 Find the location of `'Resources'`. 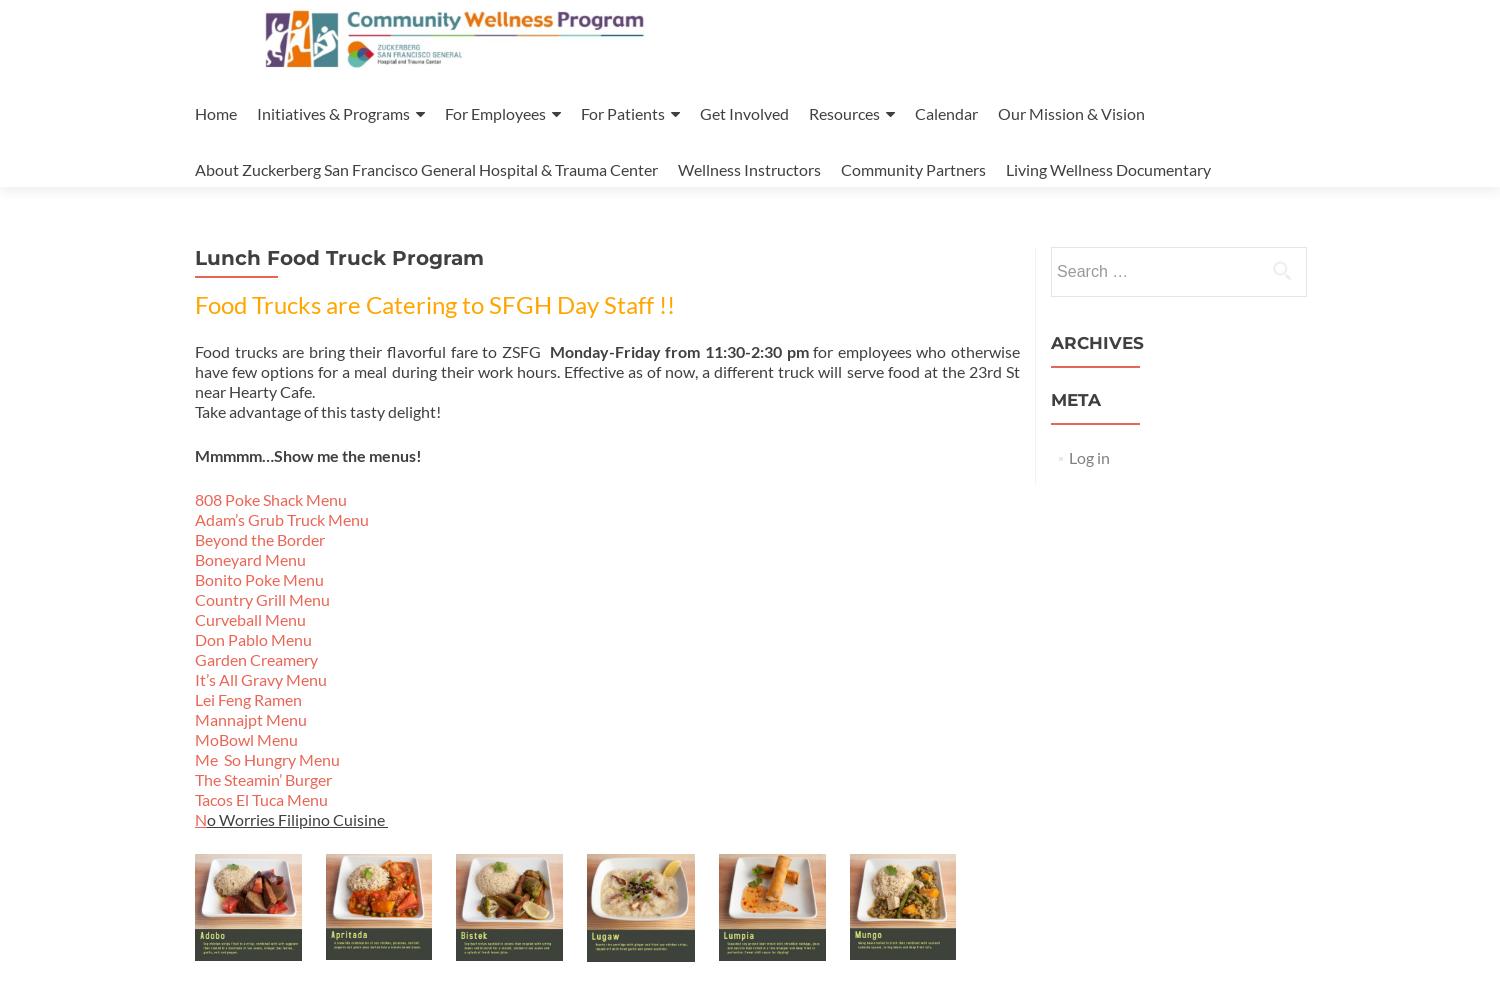

'Resources' is located at coordinates (843, 113).